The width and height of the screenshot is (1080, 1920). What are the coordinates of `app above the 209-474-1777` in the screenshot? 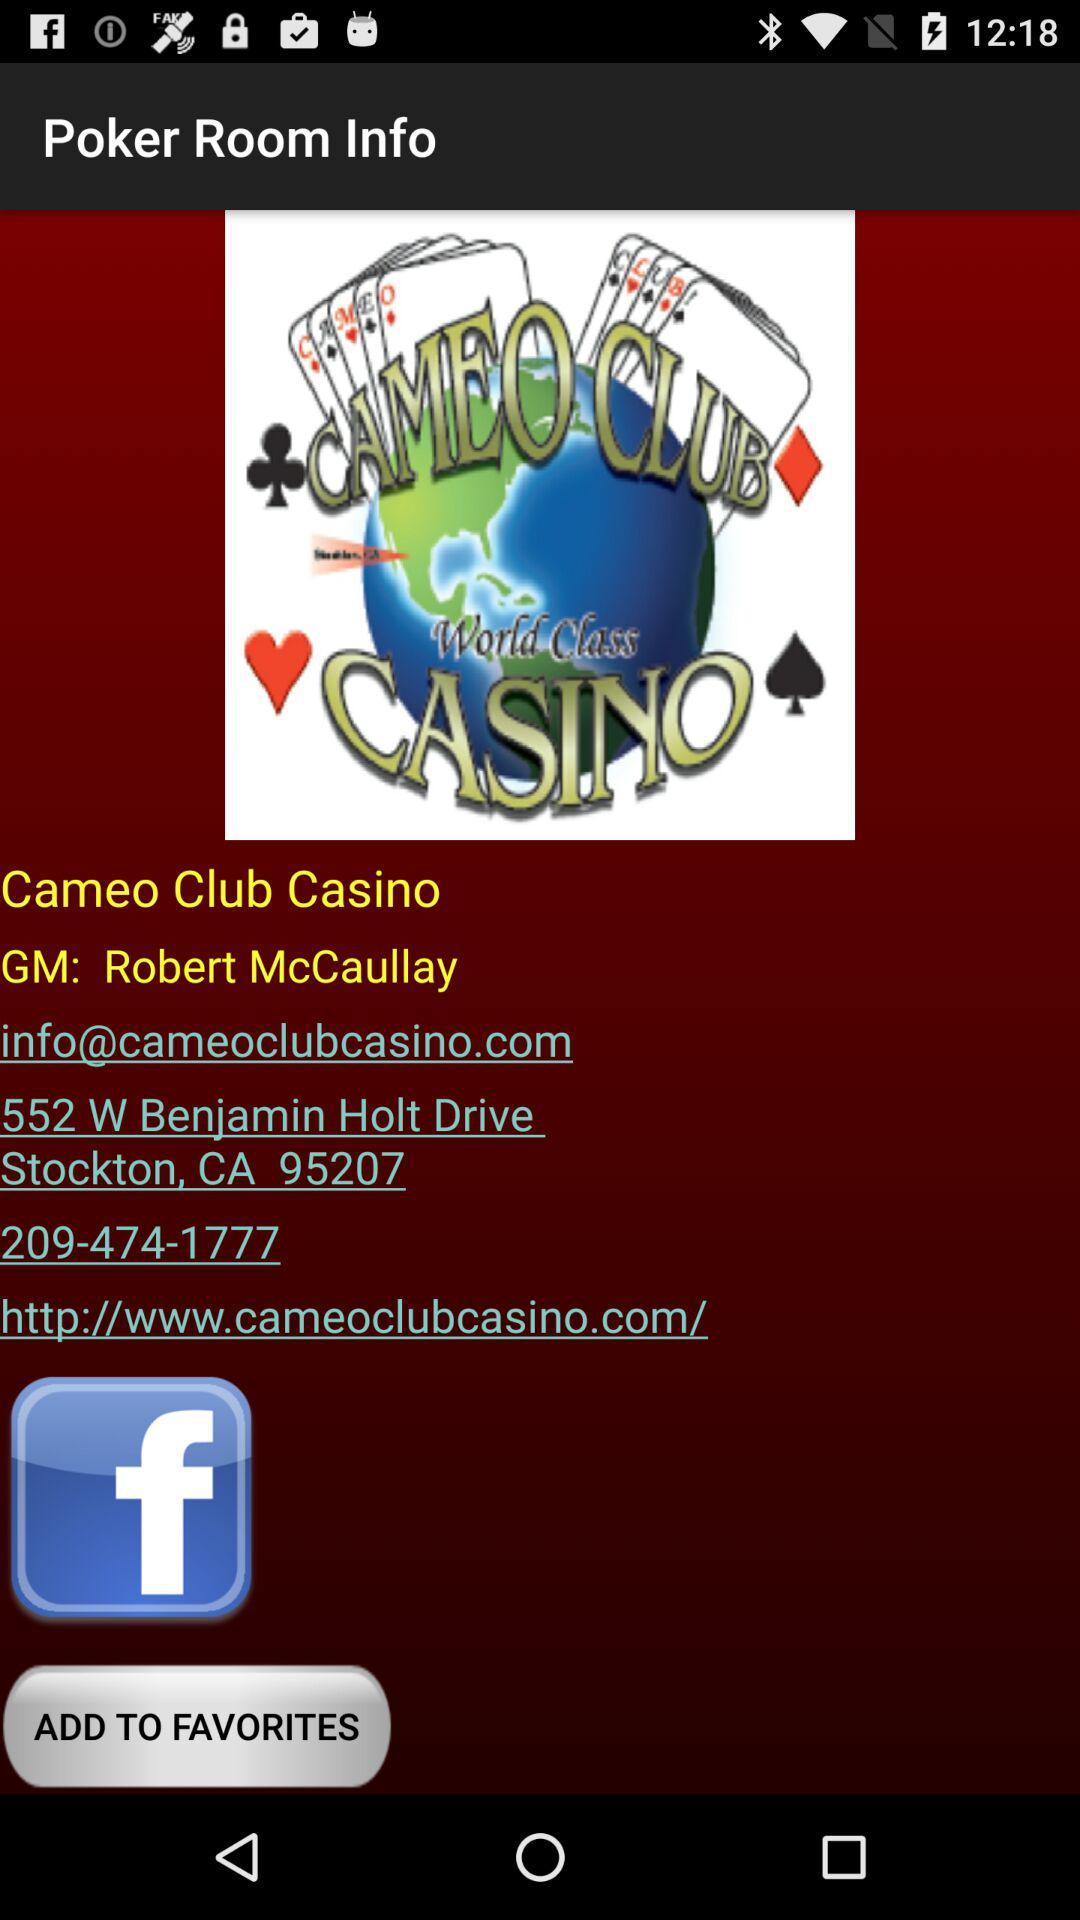 It's located at (279, 1133).